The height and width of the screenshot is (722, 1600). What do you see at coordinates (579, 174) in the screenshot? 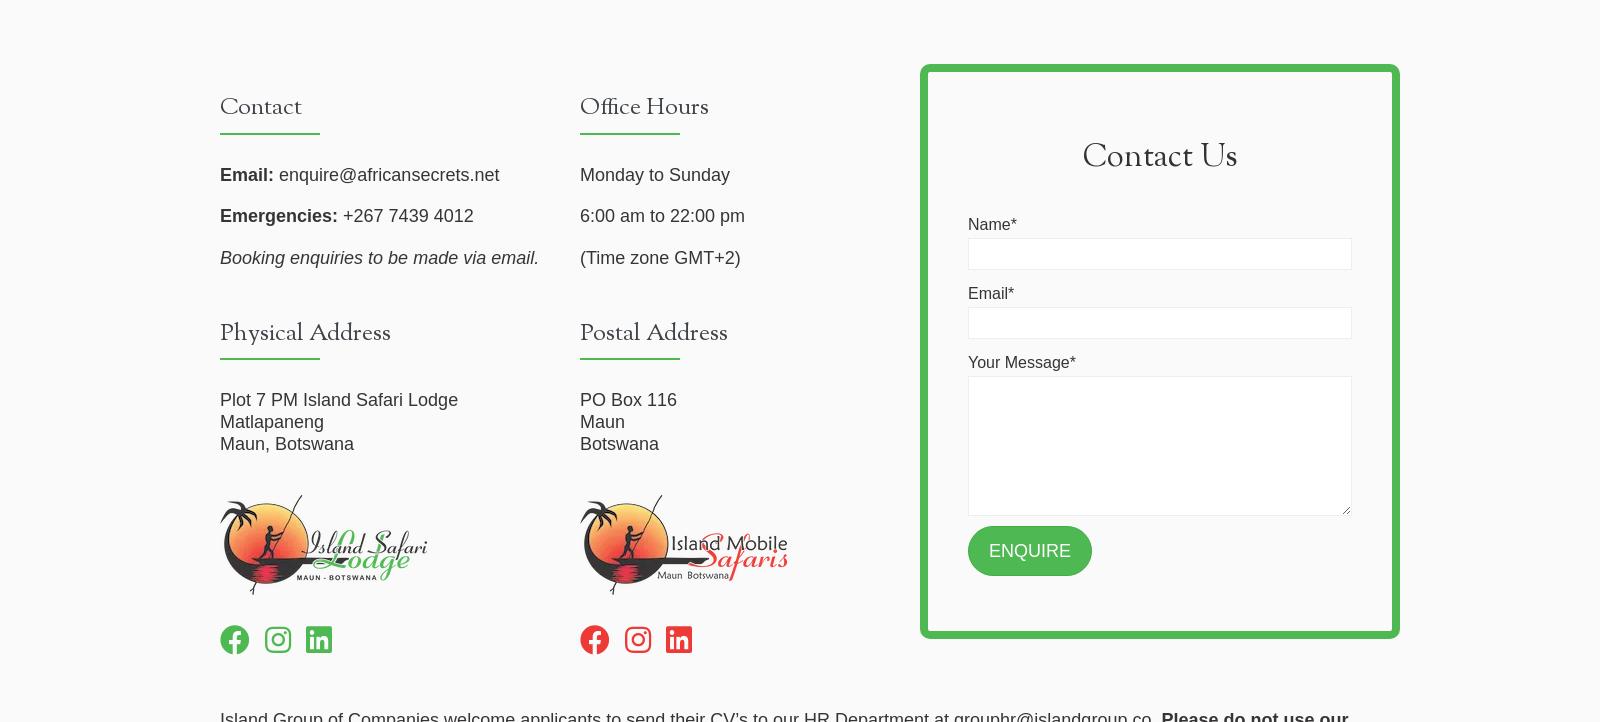
I see `'Monday to Sunday'` at bounding box center [579, 174].